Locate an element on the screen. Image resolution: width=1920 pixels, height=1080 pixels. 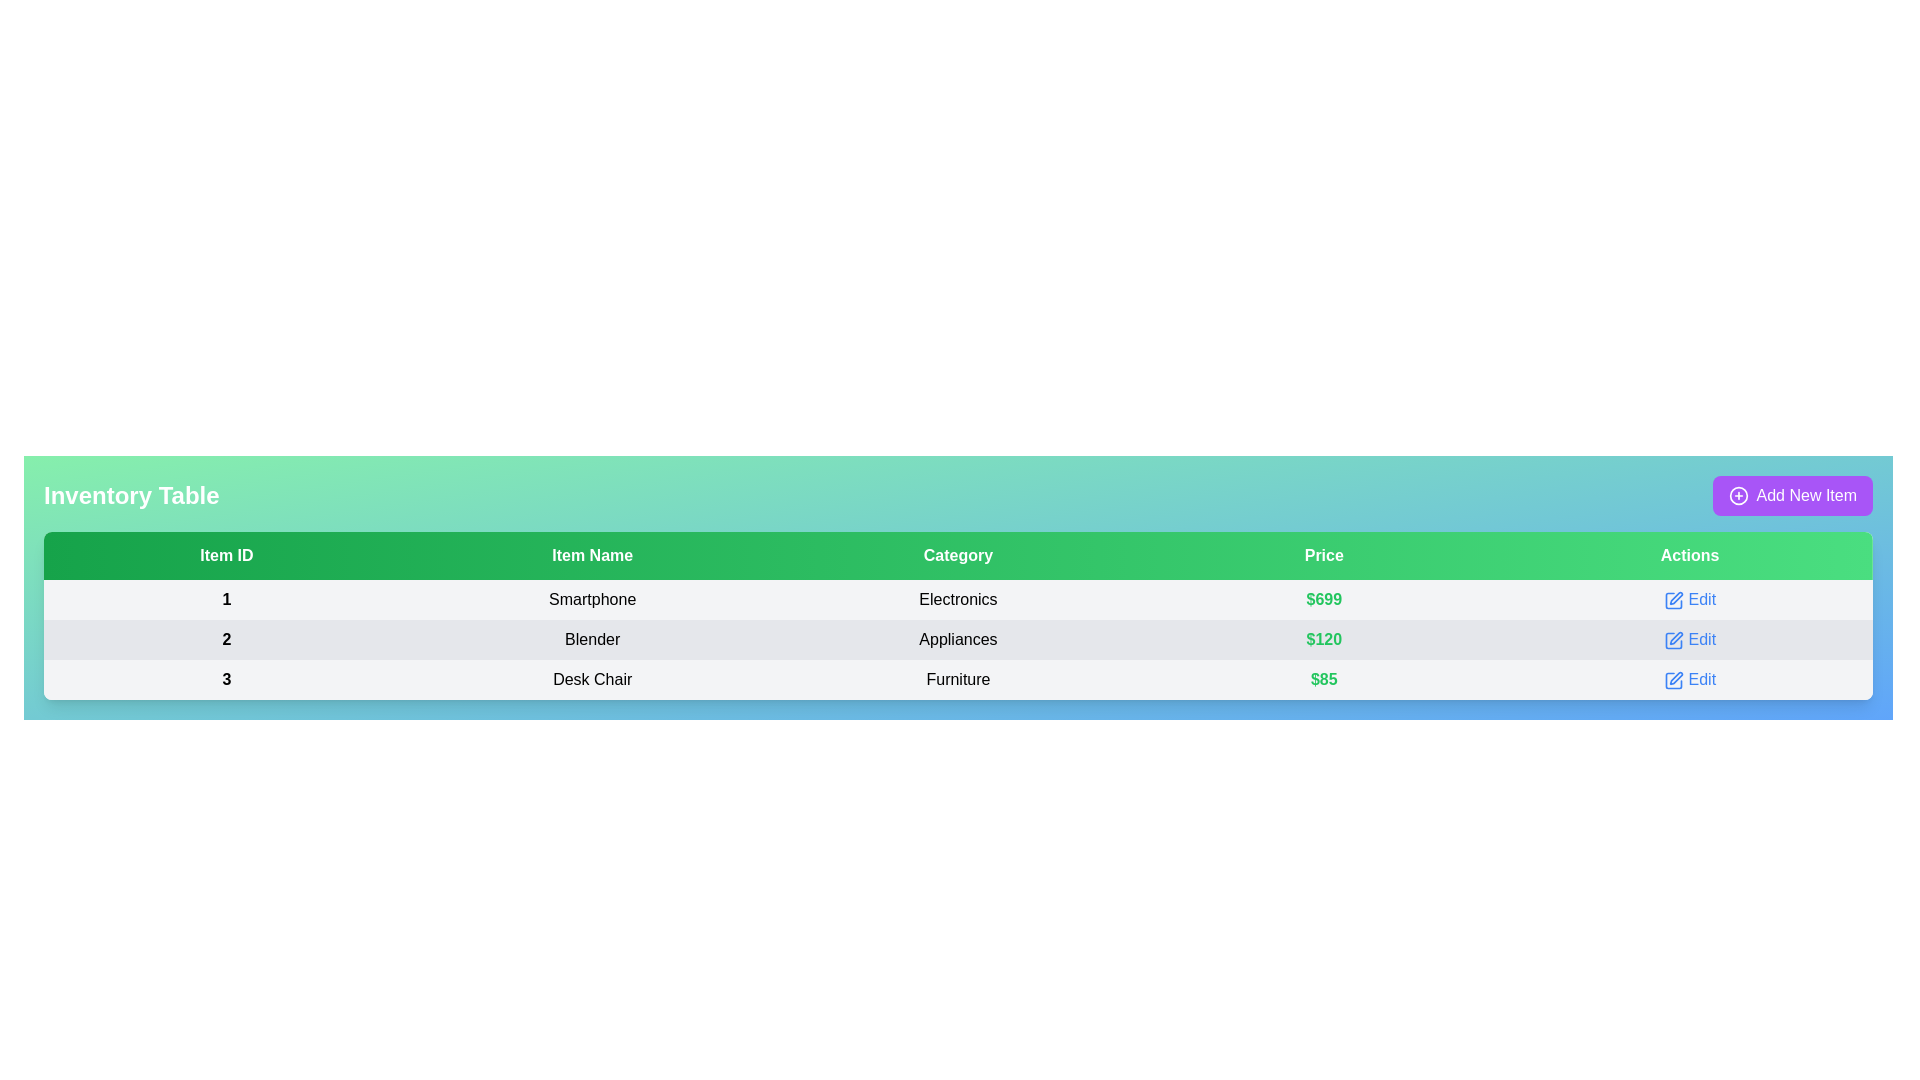
the text label displaying the monetary value '$85' in the fourth column of the table row labeled '3' for the 'Desk Chair' under the 'Furniture' category is located at coordinates (1324, 678).